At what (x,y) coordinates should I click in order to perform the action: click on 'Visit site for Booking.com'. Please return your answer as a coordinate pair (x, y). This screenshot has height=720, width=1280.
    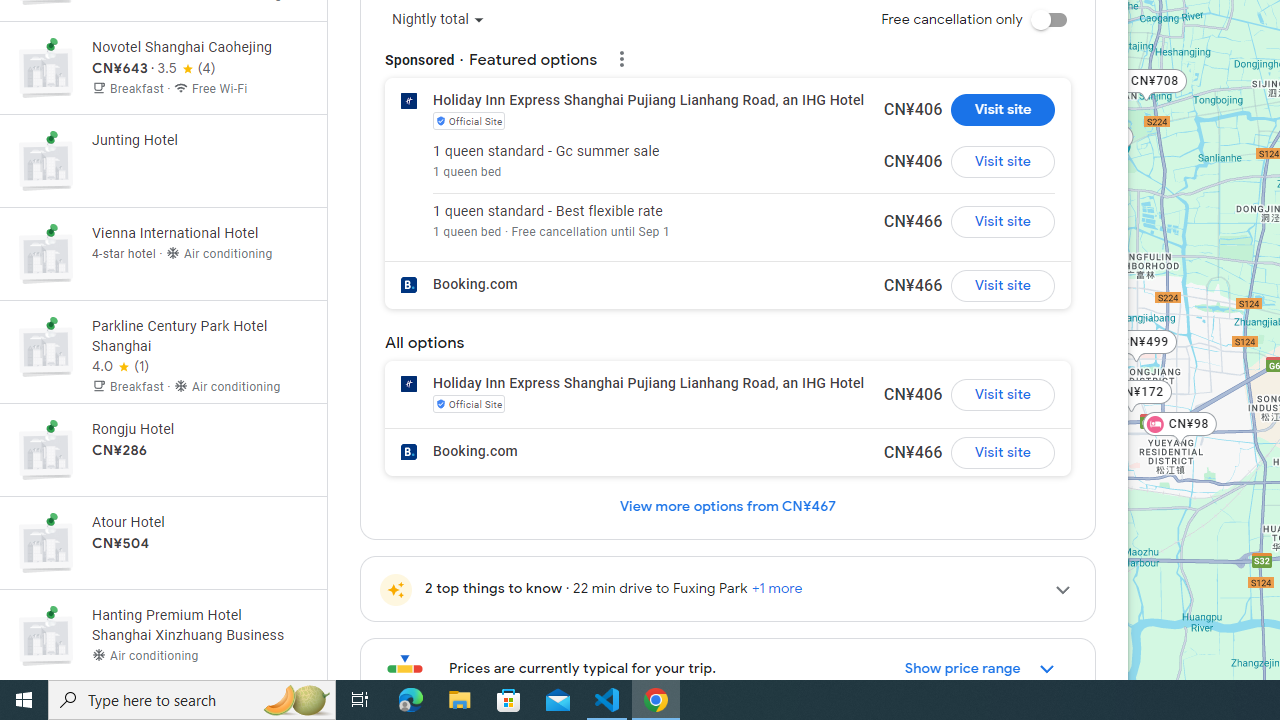
    Looking at the image, I should click on (1002, 452).